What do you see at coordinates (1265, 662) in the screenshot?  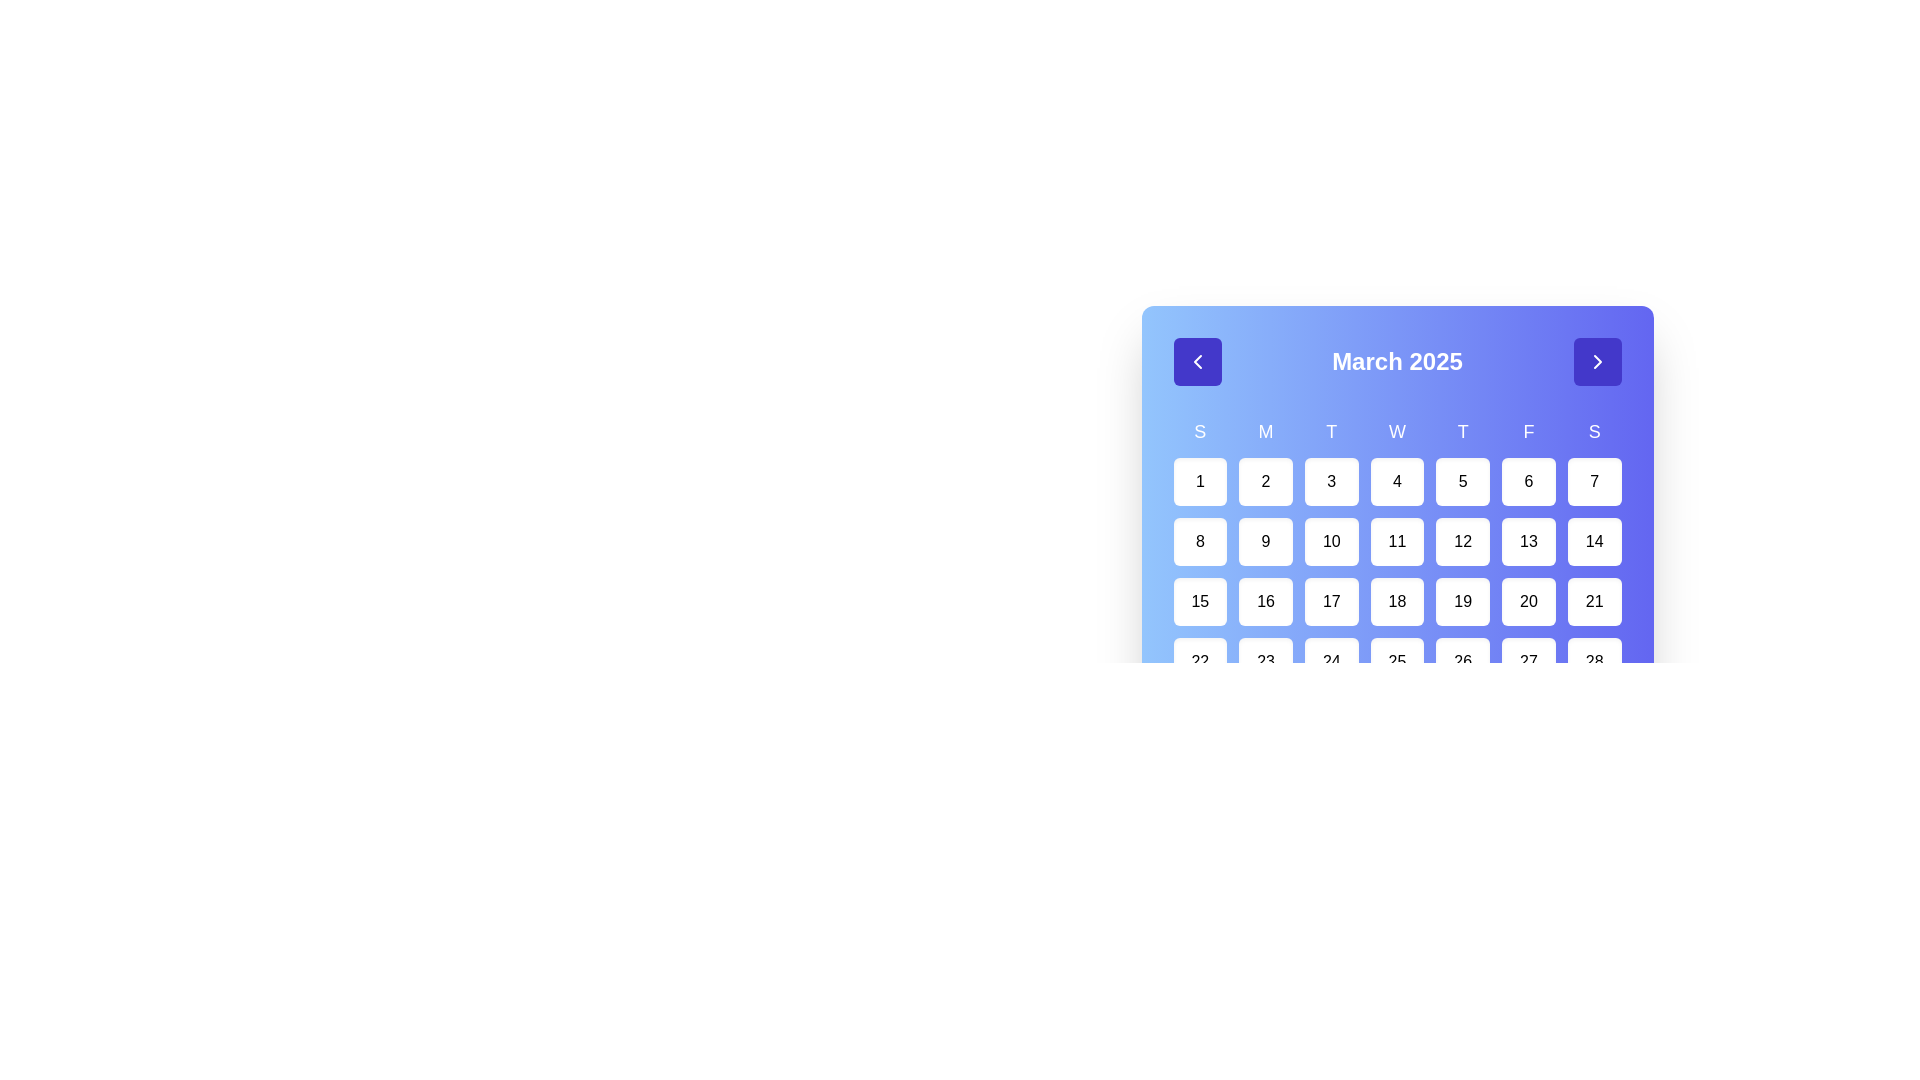 I see `the rounded, white square button displaying the number '23' in bold black text, located in the sixth row and second column of the March 2025 calendar grid` at bounding box center [1265, 662].